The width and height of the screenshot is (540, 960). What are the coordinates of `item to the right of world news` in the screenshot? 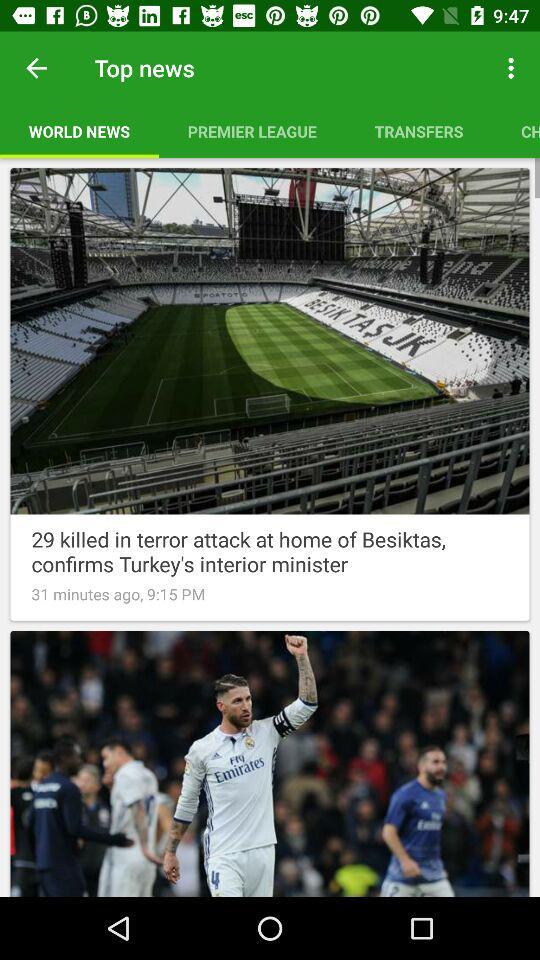 It's located at (252, 130).